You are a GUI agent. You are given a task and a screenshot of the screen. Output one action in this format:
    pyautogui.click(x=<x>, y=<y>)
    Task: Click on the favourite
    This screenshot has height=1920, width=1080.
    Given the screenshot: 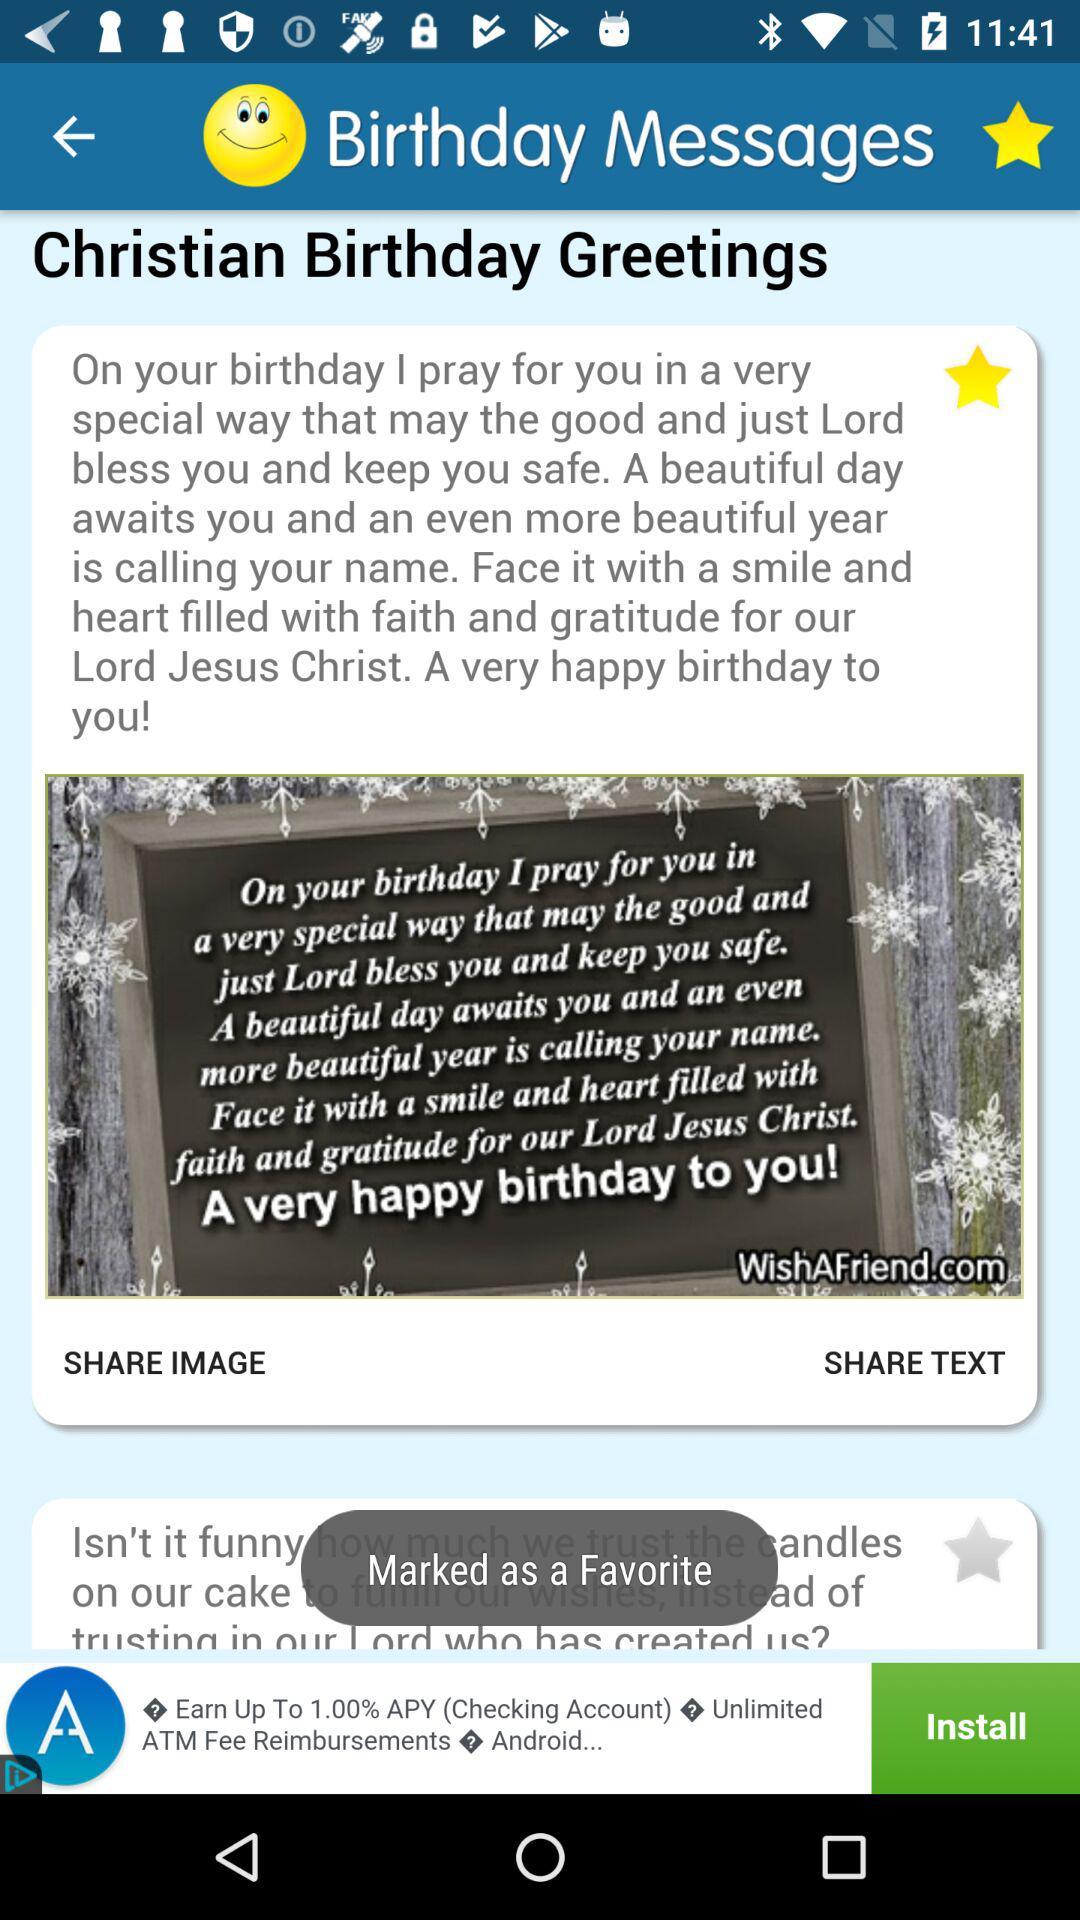 What is the action you would take?
    pyautogui.click(x=975, y=1550)
    